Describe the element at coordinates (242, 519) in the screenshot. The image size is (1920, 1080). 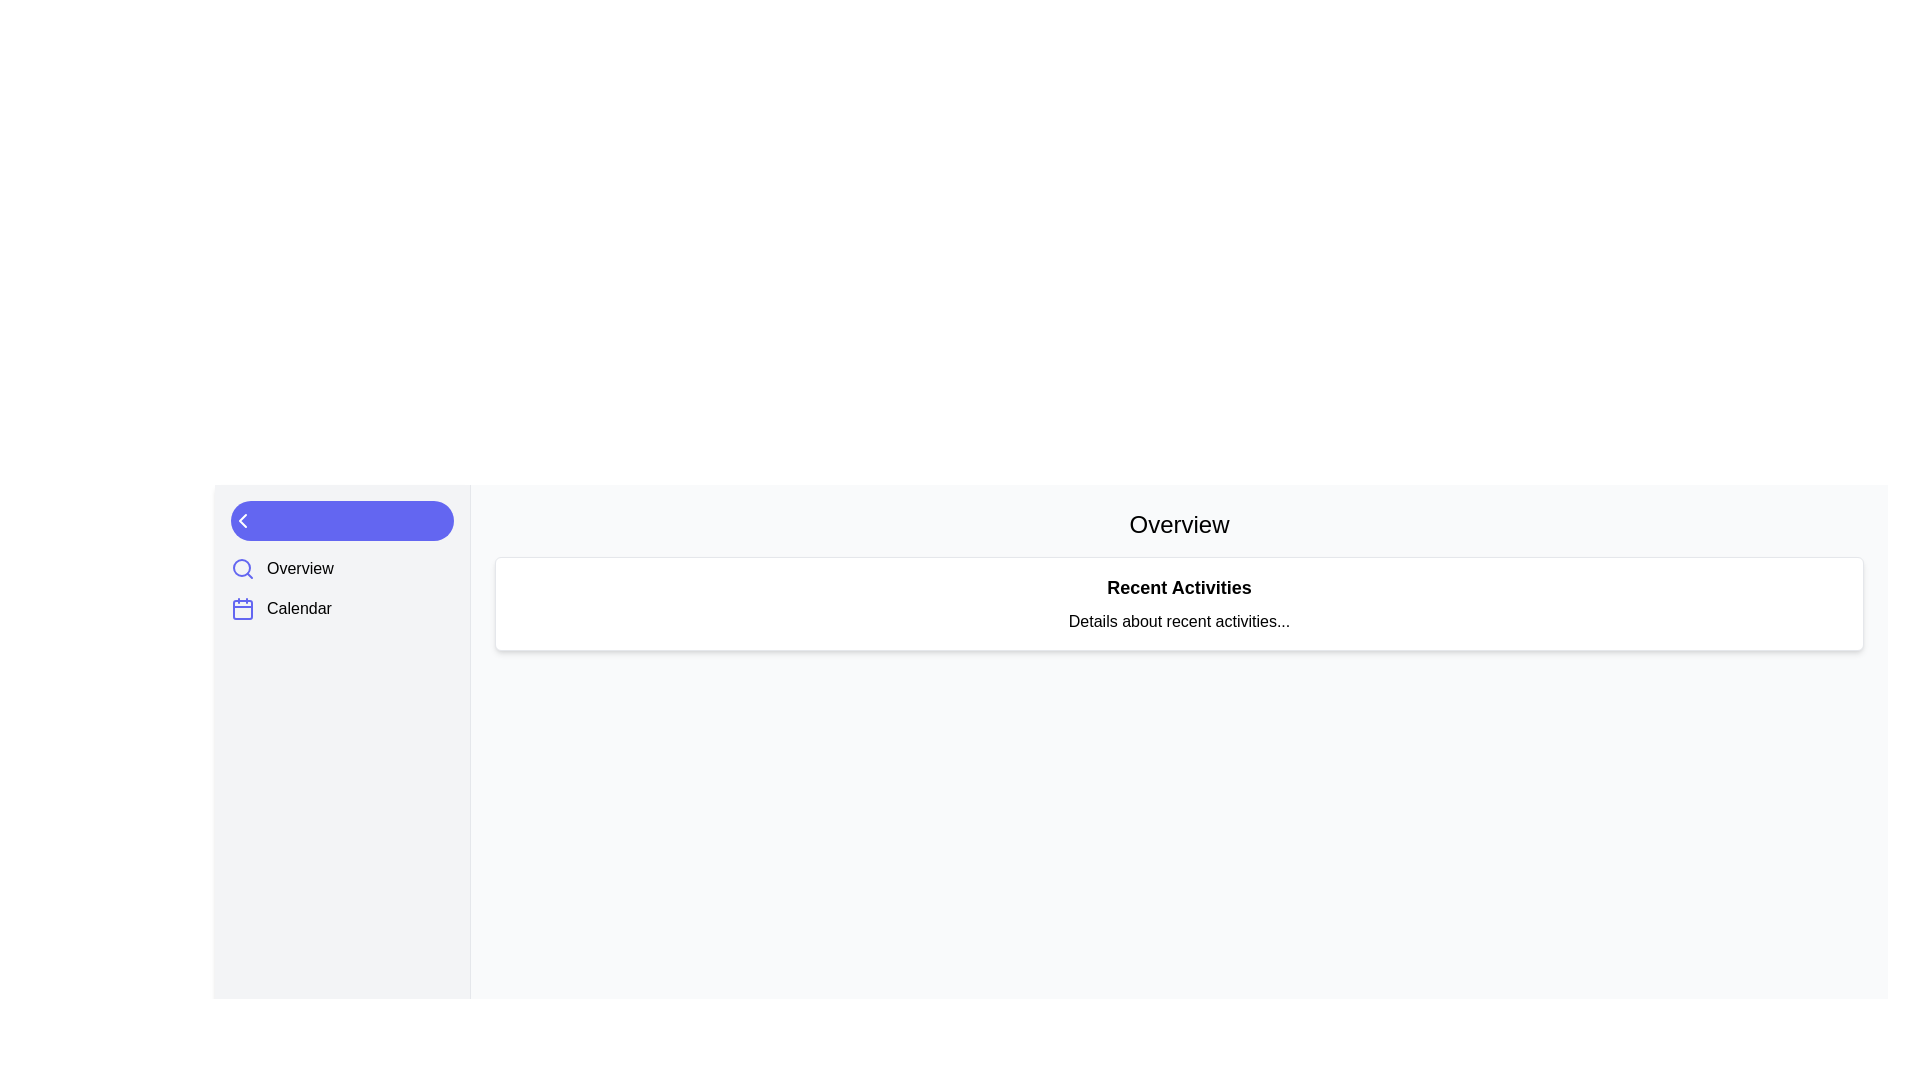
I see `the left-pointing Chevron arrow icon located within the light blue button at the top-left corner of the sidebar` at that location.